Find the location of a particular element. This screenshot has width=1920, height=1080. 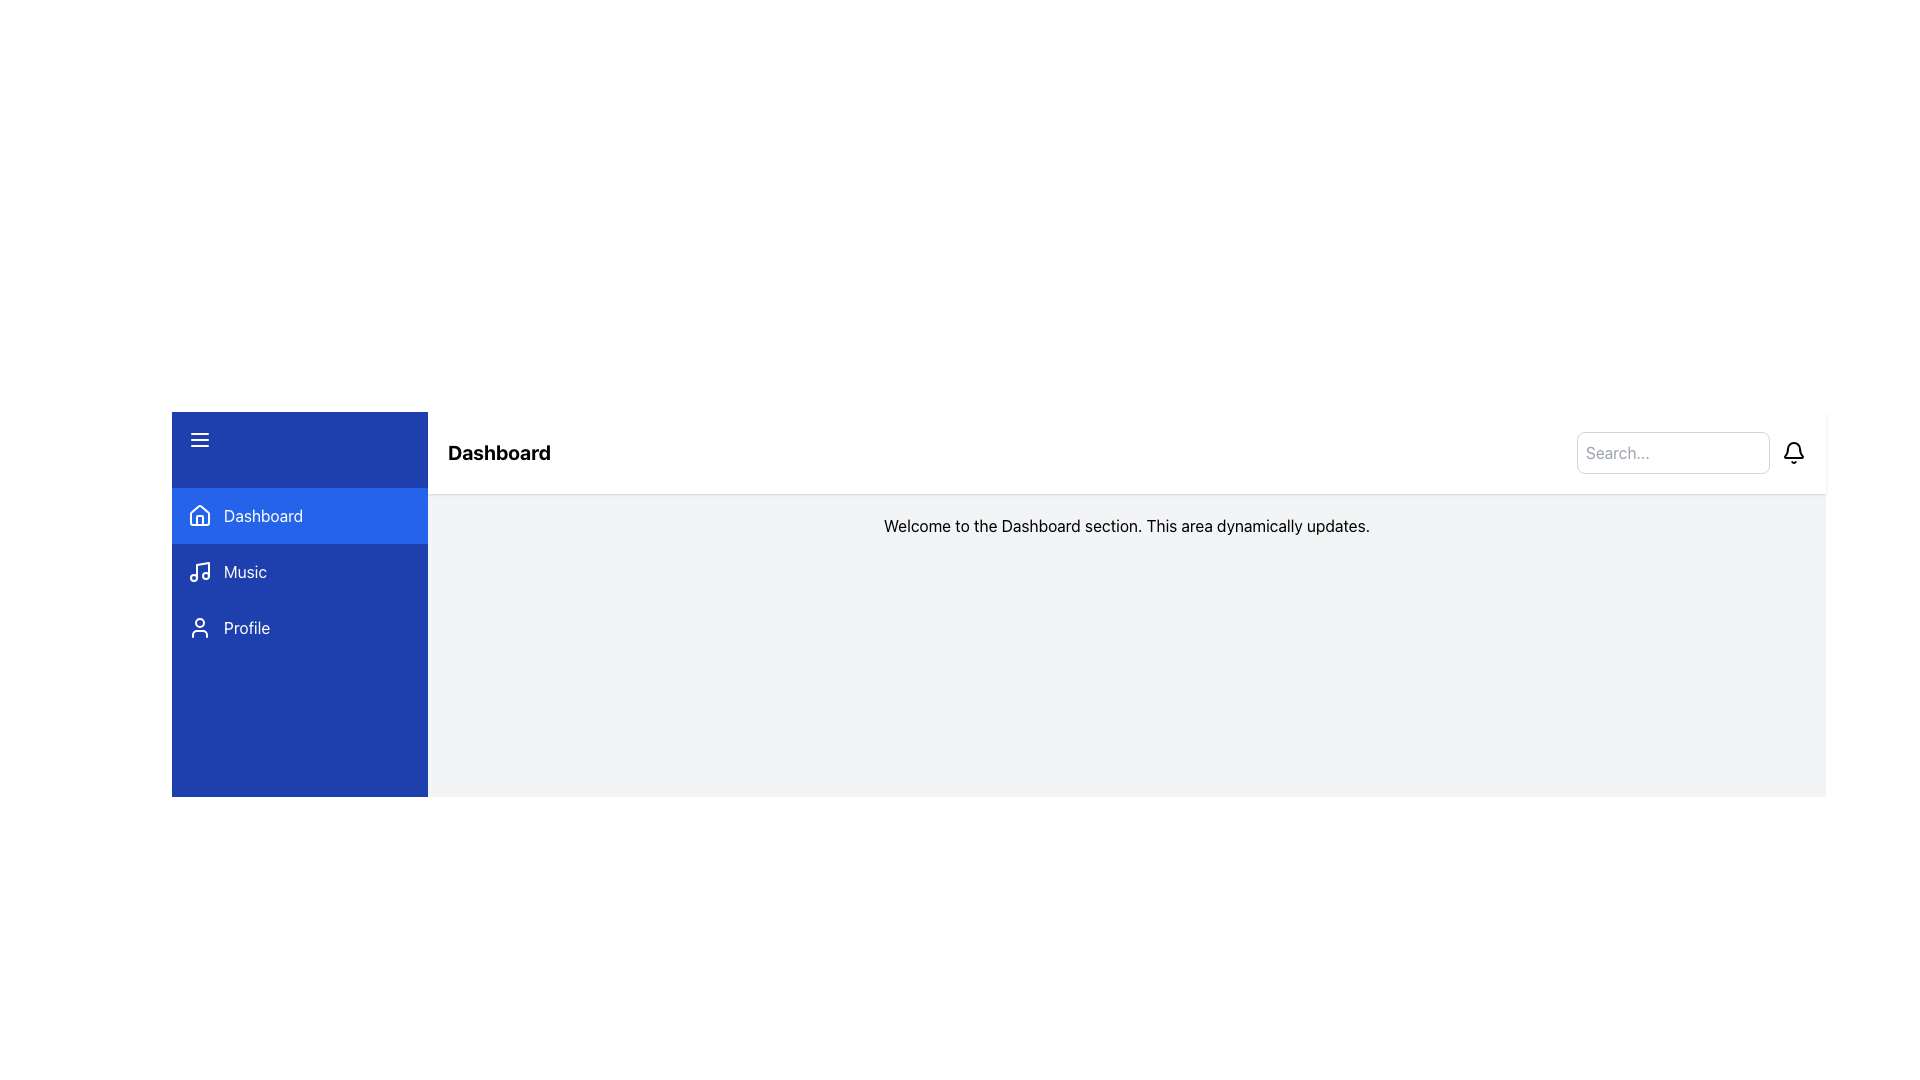

the 'Dashboard' text in the vertical sidebar menu is located at coordinates (262, 515).